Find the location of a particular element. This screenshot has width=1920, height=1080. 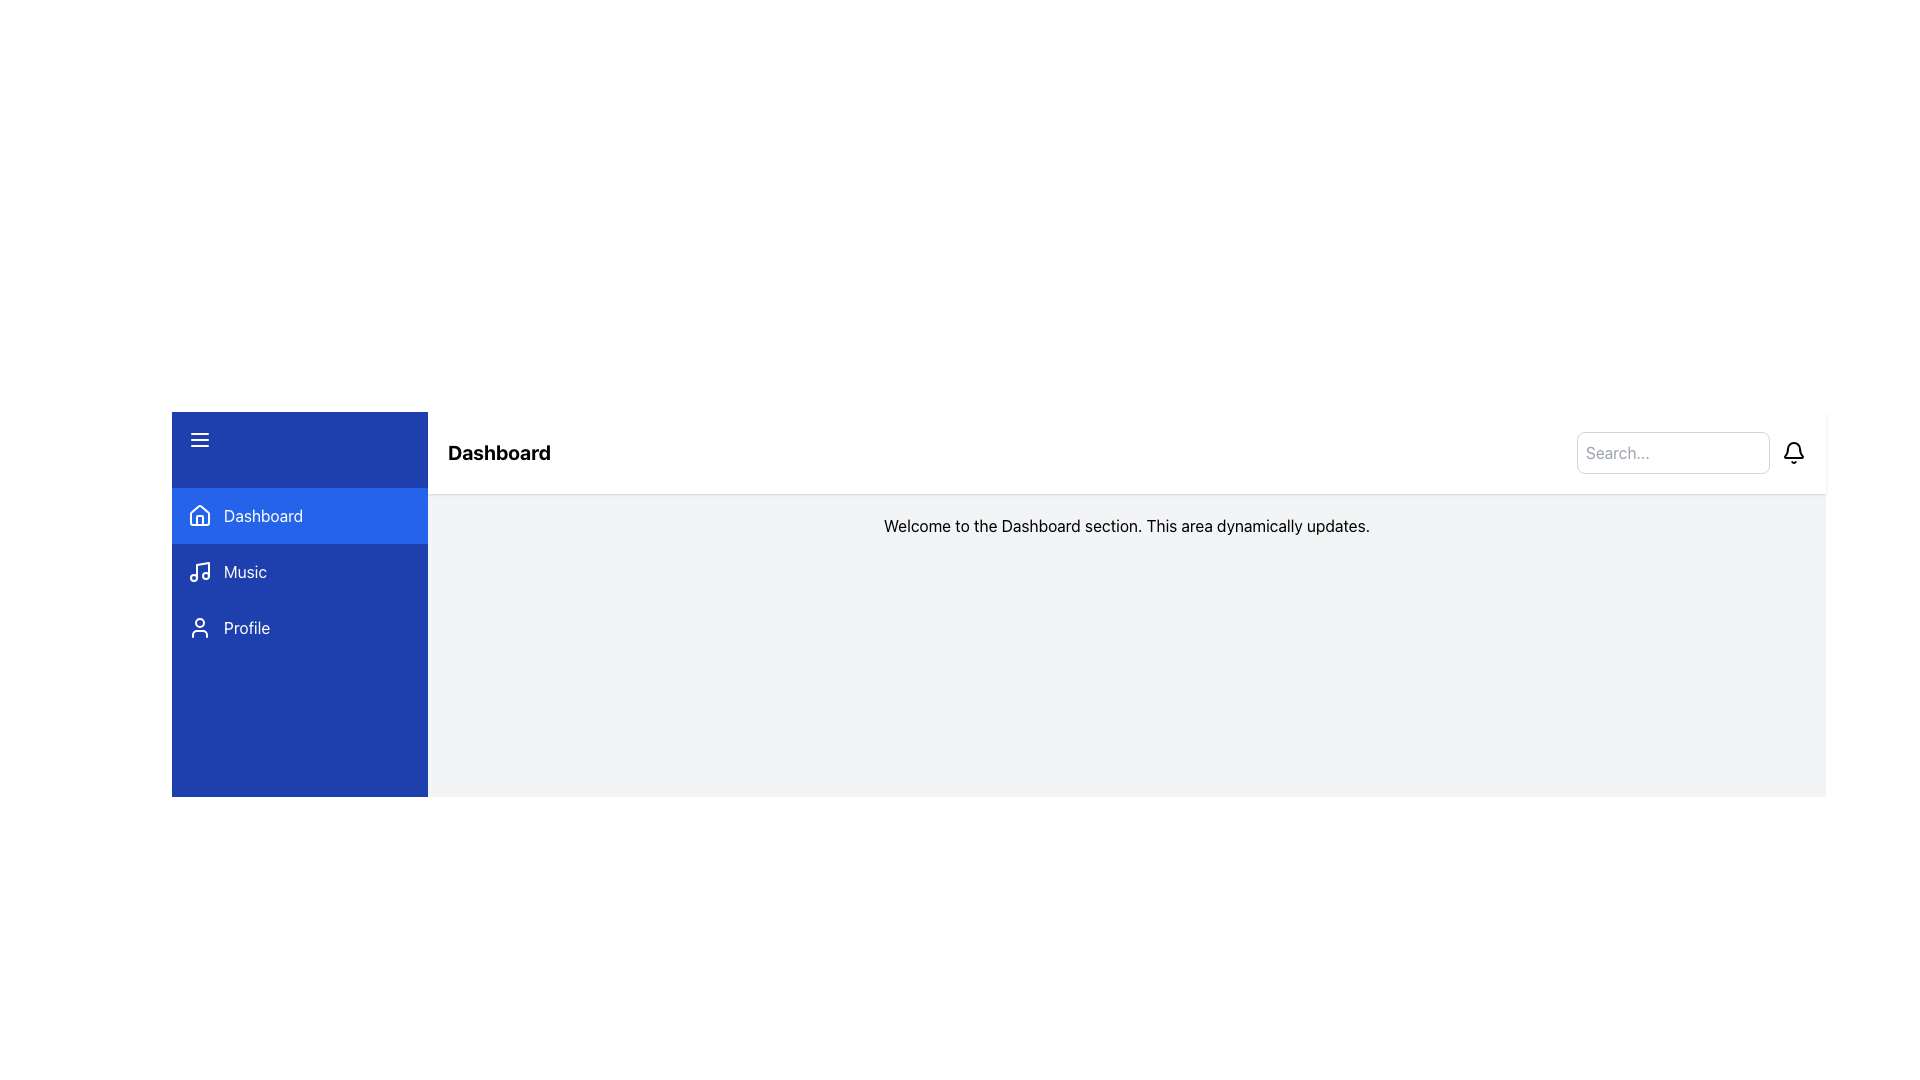

the 'Dashboard' text in the vertical sidebar menu is located at coordinates (262, 515).